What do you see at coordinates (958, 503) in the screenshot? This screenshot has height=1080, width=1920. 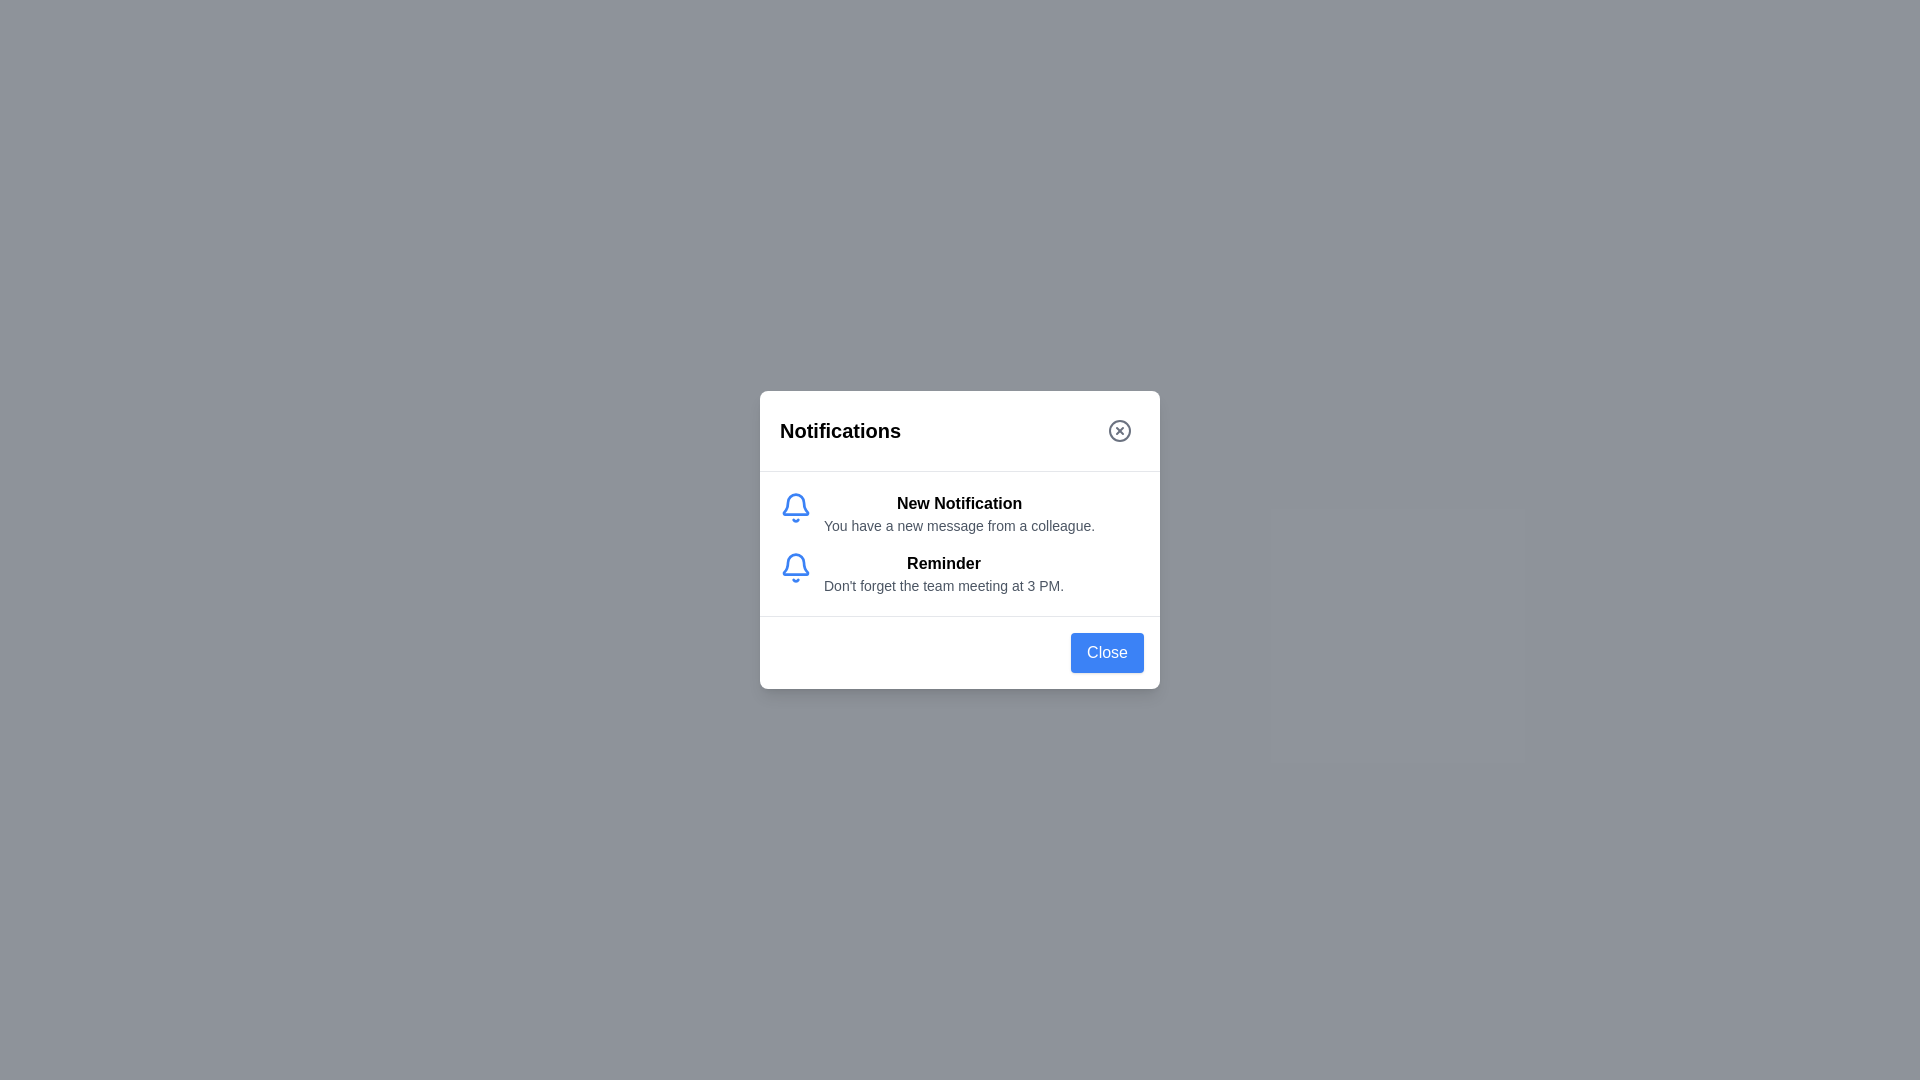 I see `the title of the topmost notification in the notification panel, which summarizes the alert's nature, located above the message 'You have a new message from a colleague.'` at bounding box center [958, 503].